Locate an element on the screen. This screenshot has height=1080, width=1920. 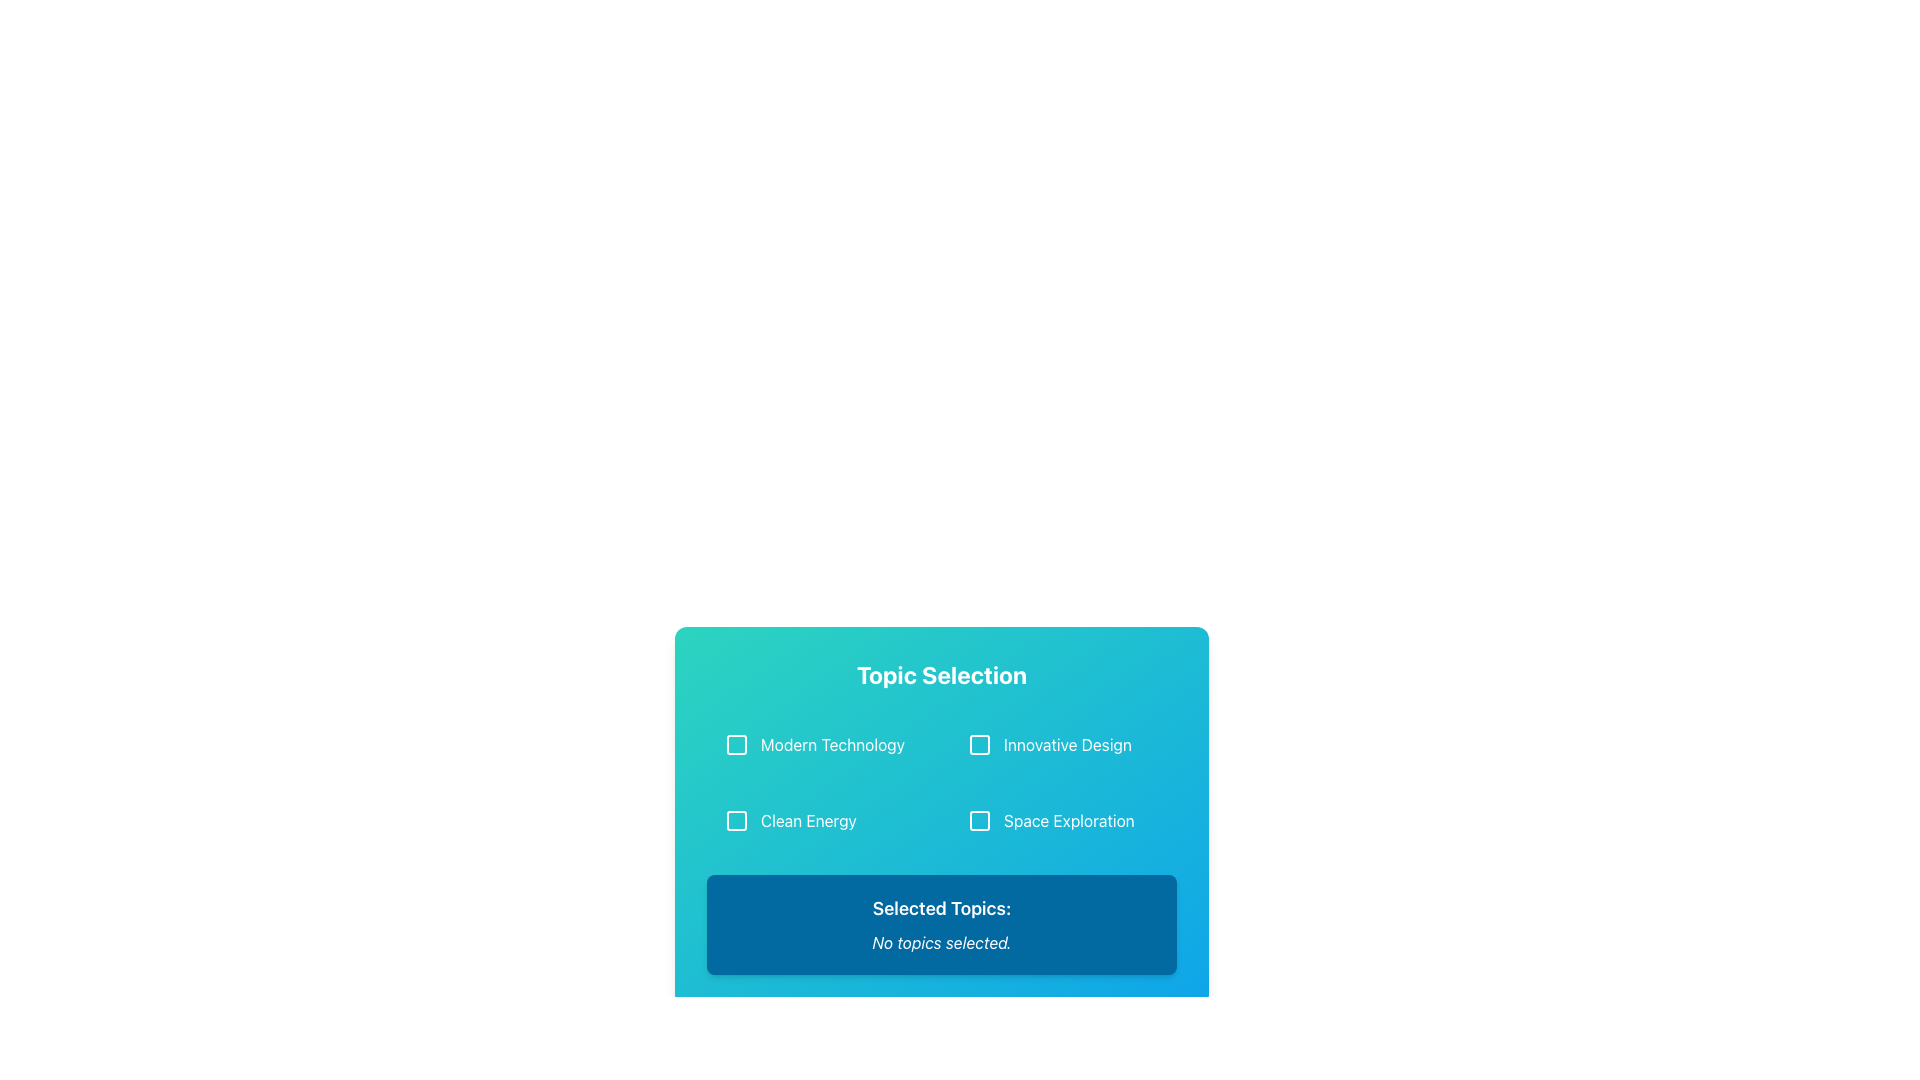
the checkbox for the 'Innovative Design' topic located in the 'Topic Selection' group is located at coordinates (979, 744).